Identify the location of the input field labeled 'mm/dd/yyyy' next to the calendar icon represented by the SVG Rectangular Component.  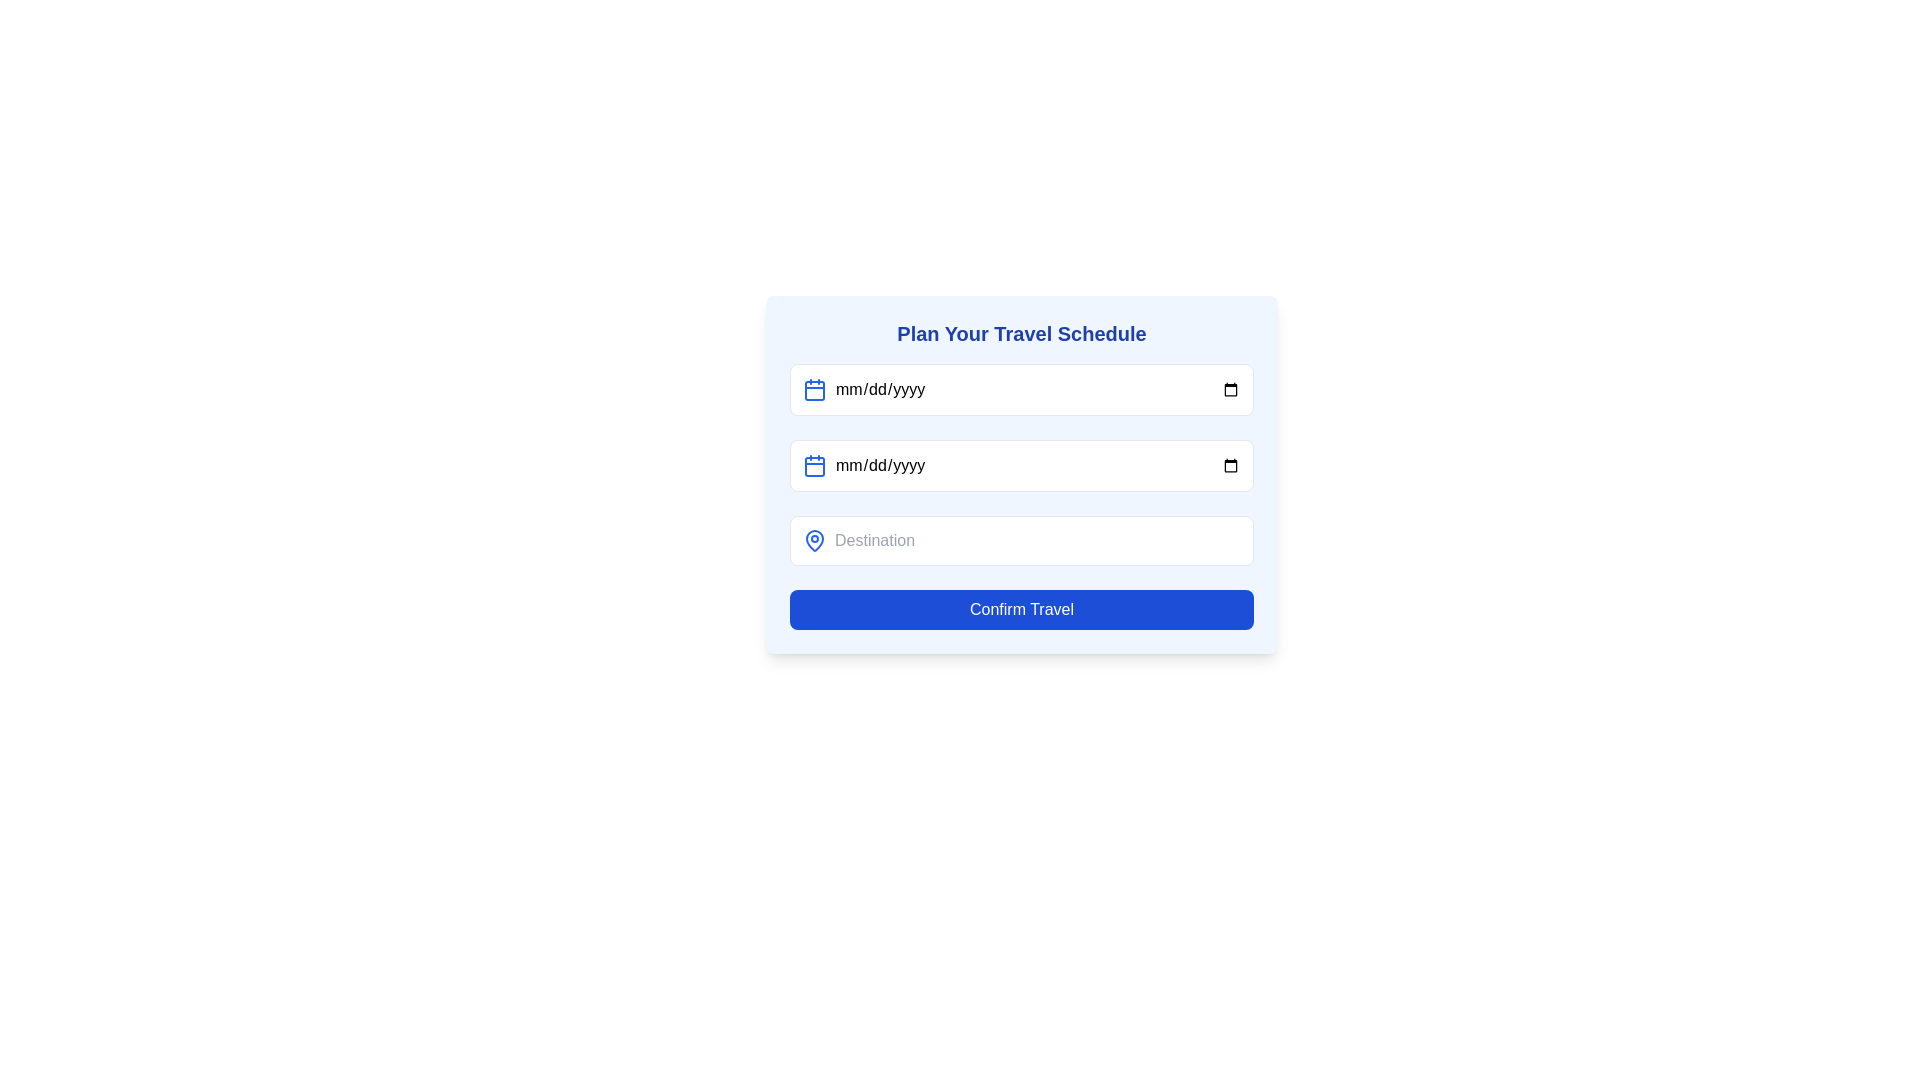
(815, 466).